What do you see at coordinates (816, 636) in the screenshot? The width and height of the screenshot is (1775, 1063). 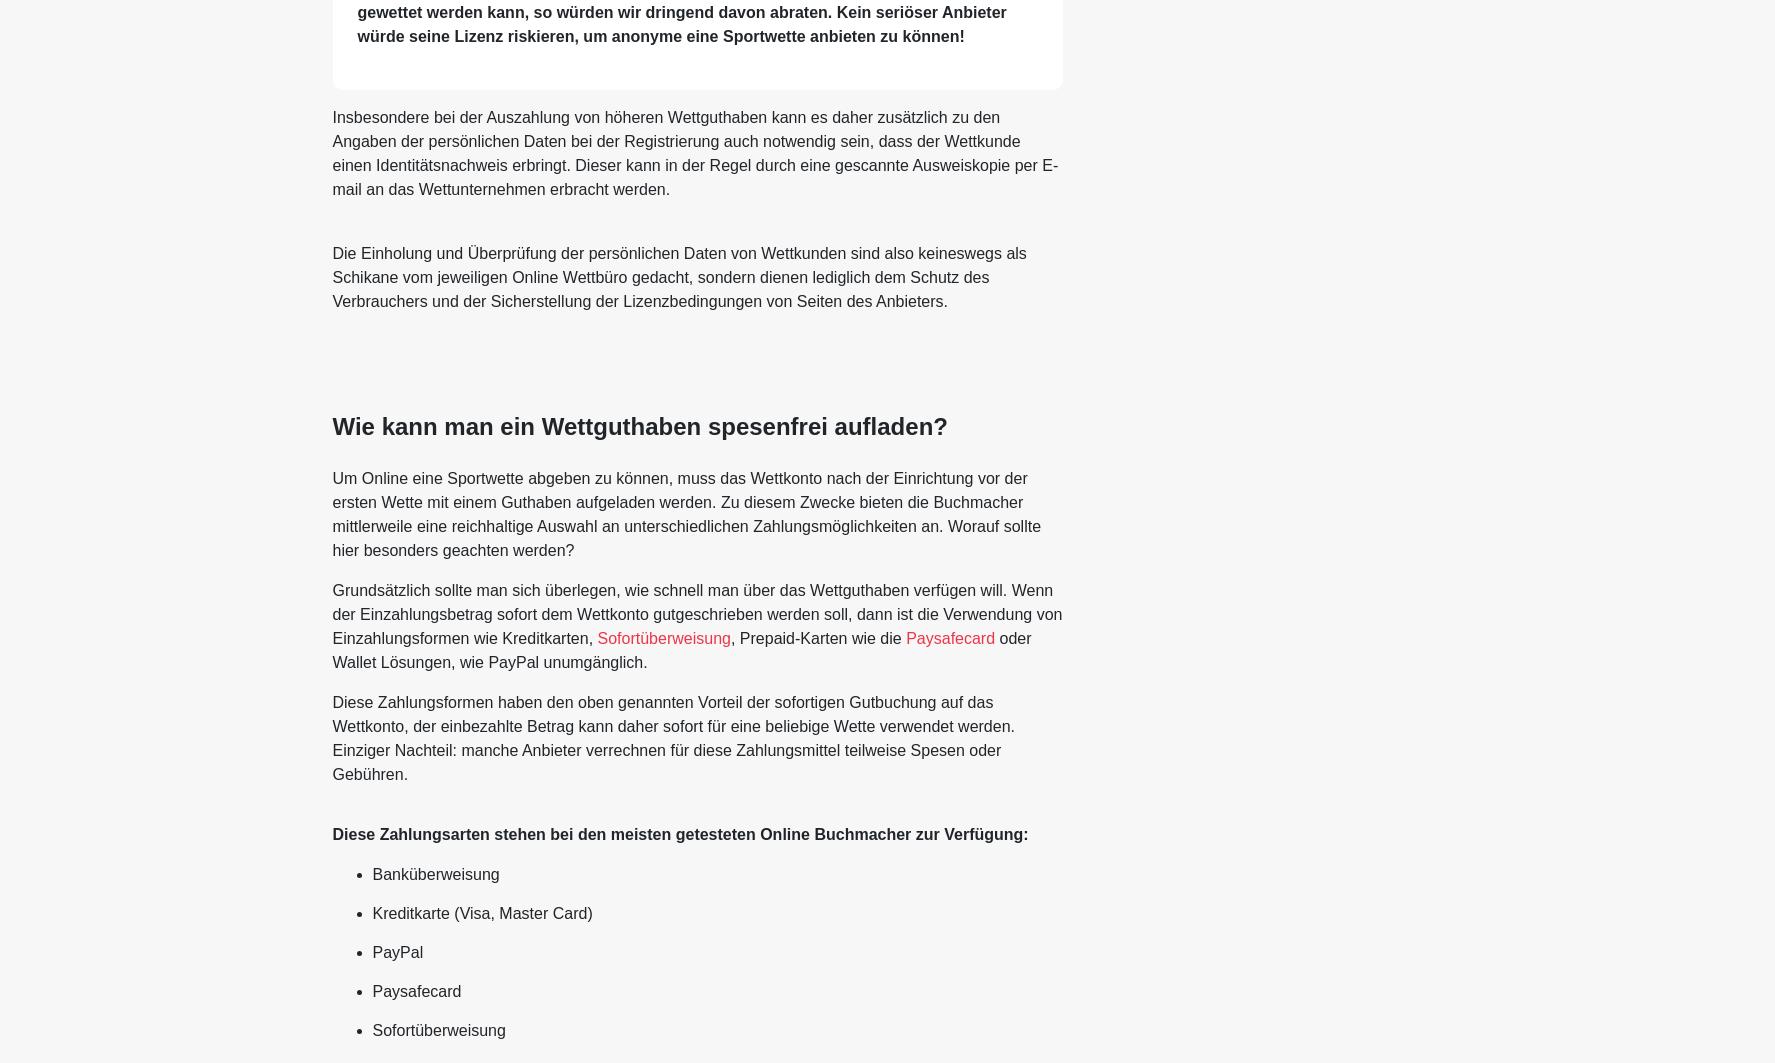 I see `', Prepaid-Karten wie die'` at bounding box center [816, 636].